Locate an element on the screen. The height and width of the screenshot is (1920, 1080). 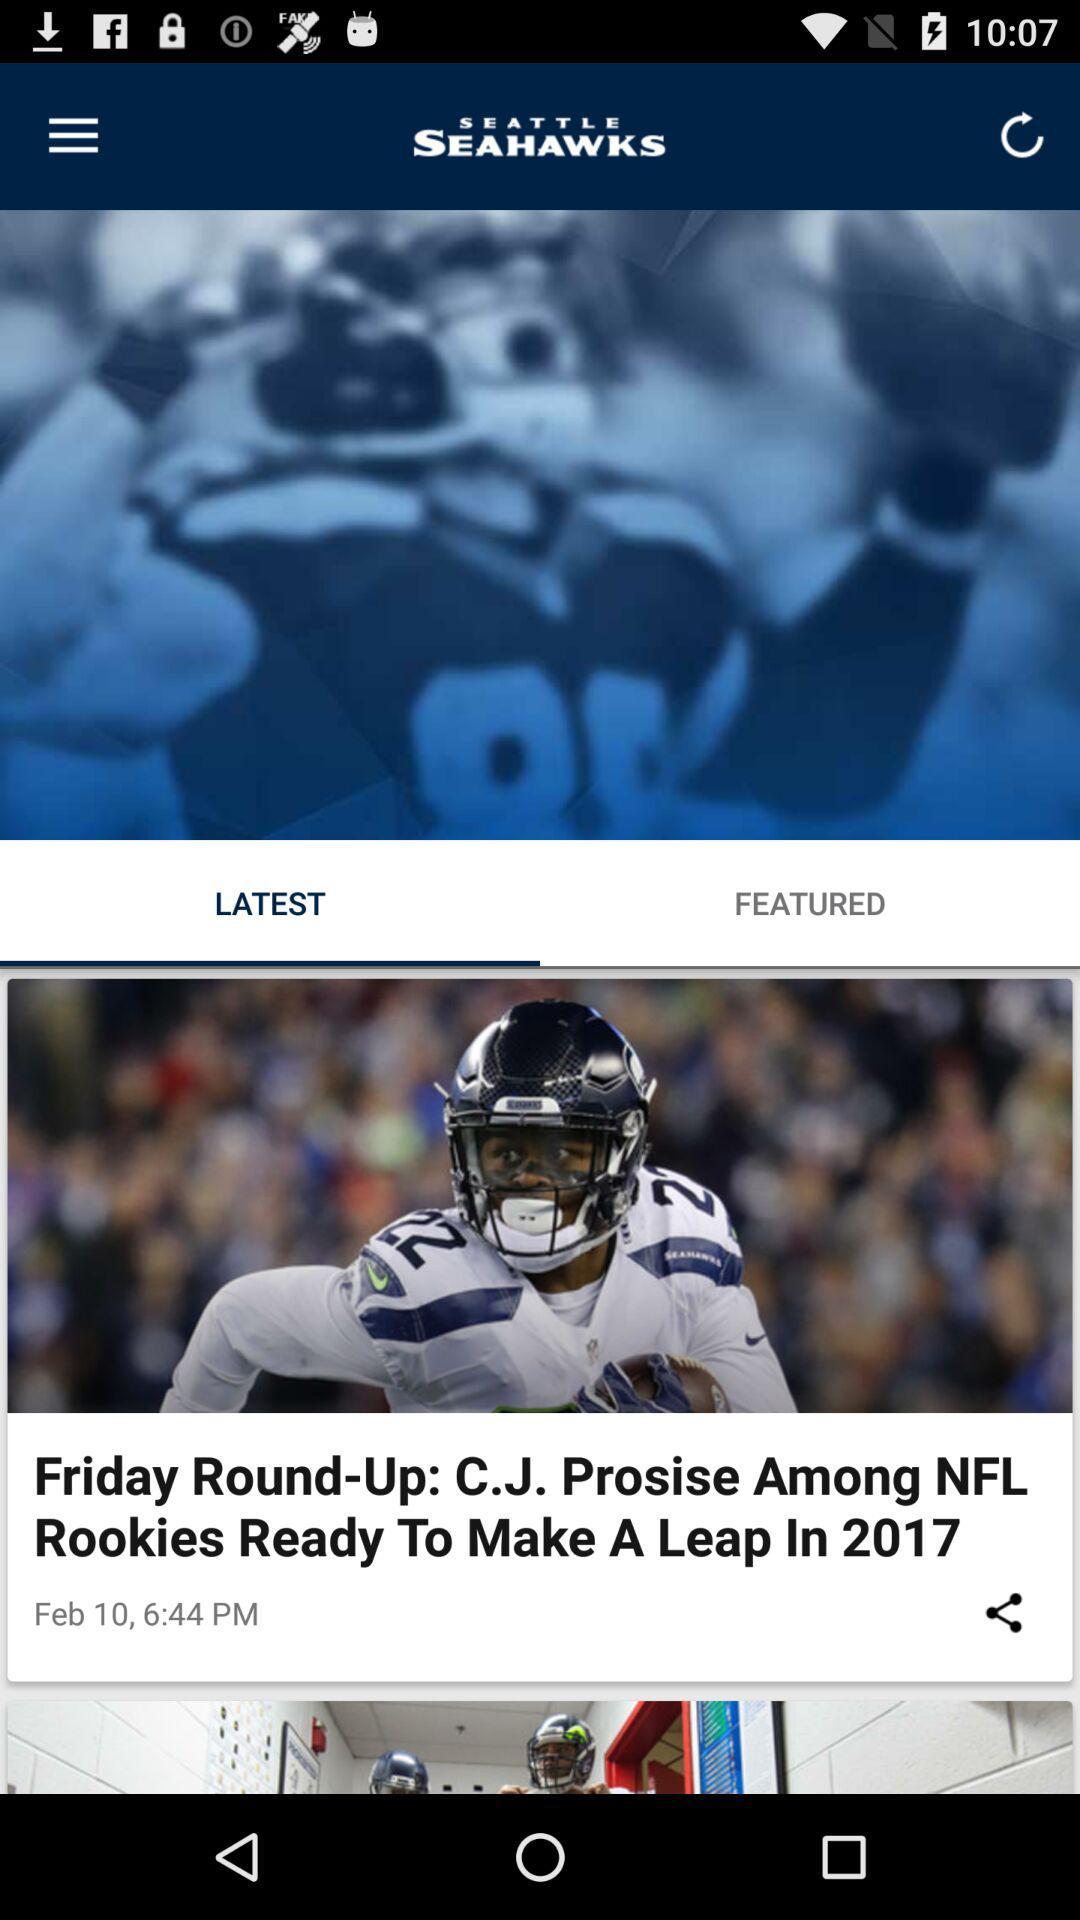
icon at the top left corner is located at coordinates (72, 135).